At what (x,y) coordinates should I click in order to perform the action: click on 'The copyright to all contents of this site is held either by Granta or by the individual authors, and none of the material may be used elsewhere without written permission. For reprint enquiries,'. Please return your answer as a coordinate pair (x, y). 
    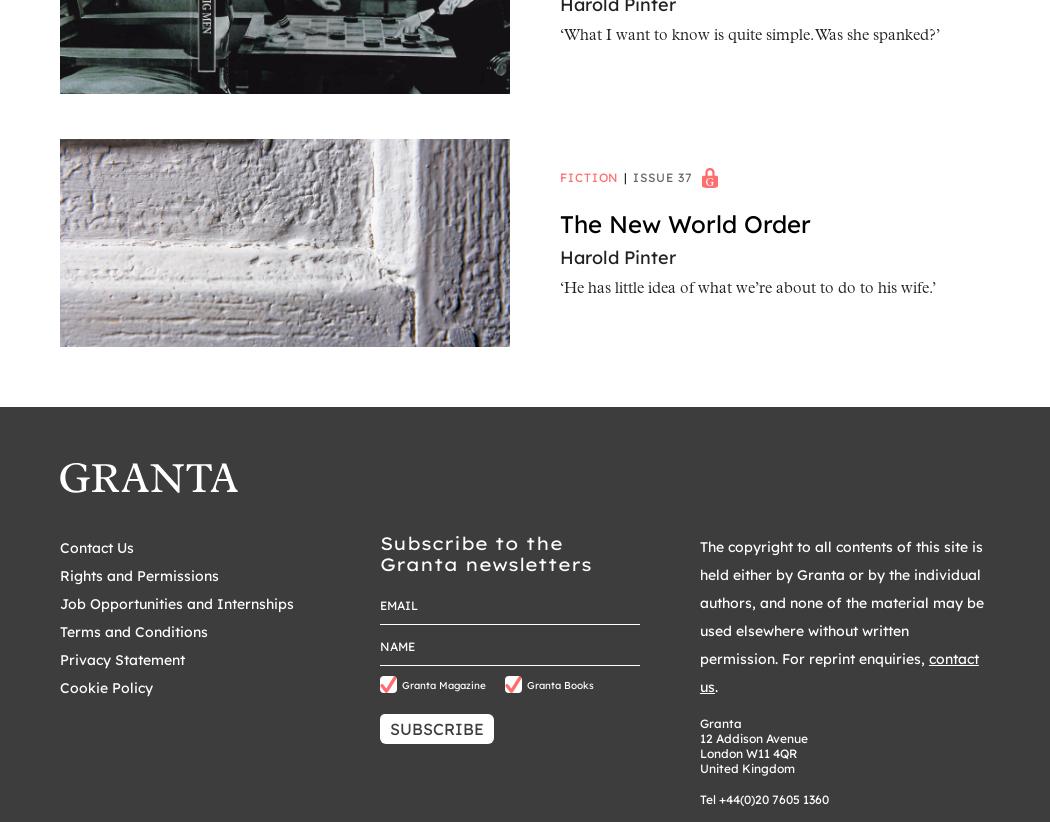
    Looking at the image, I should click on (841, 601).